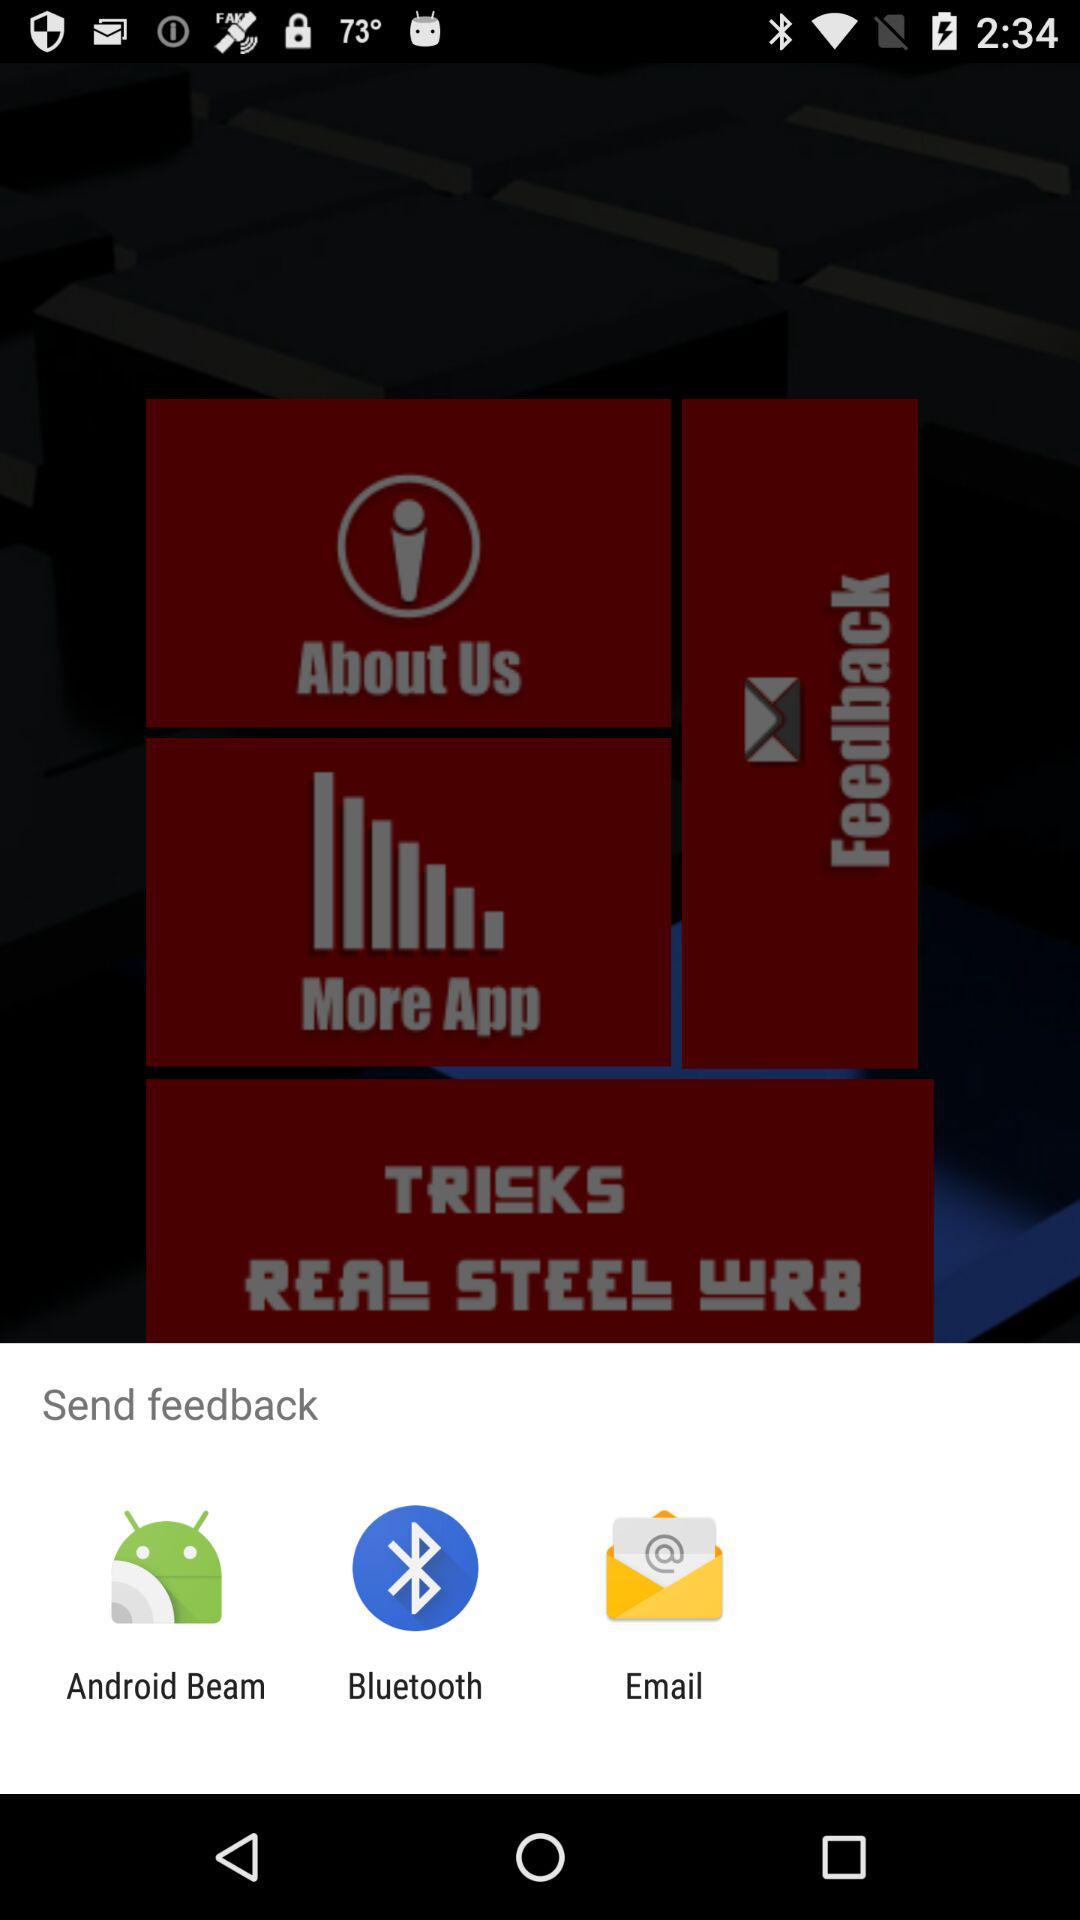 The image size is (1080, 1920). Describe the element at coordinates (414, 1705) in the screenshot. I see `item next to the email item` at that location.